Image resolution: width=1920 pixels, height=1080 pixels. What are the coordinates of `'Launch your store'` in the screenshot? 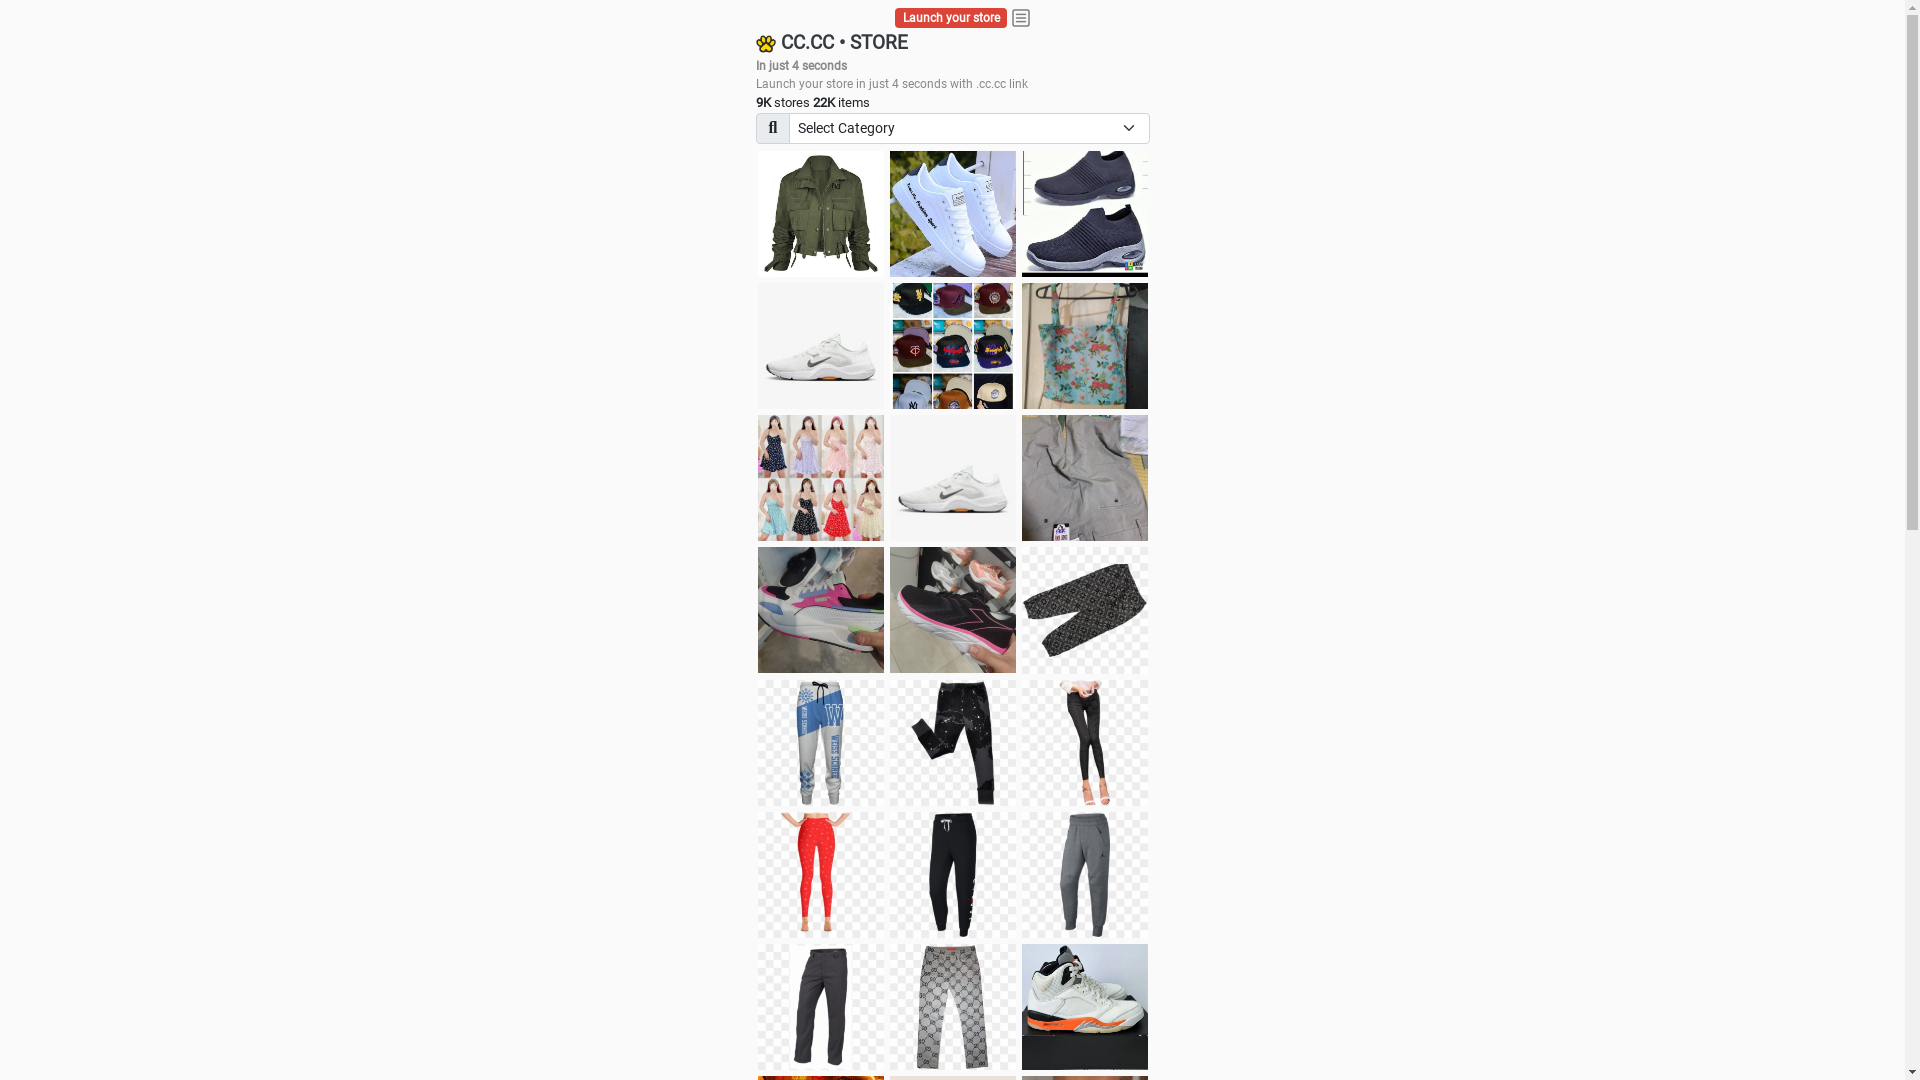 It's located at (950, 18).